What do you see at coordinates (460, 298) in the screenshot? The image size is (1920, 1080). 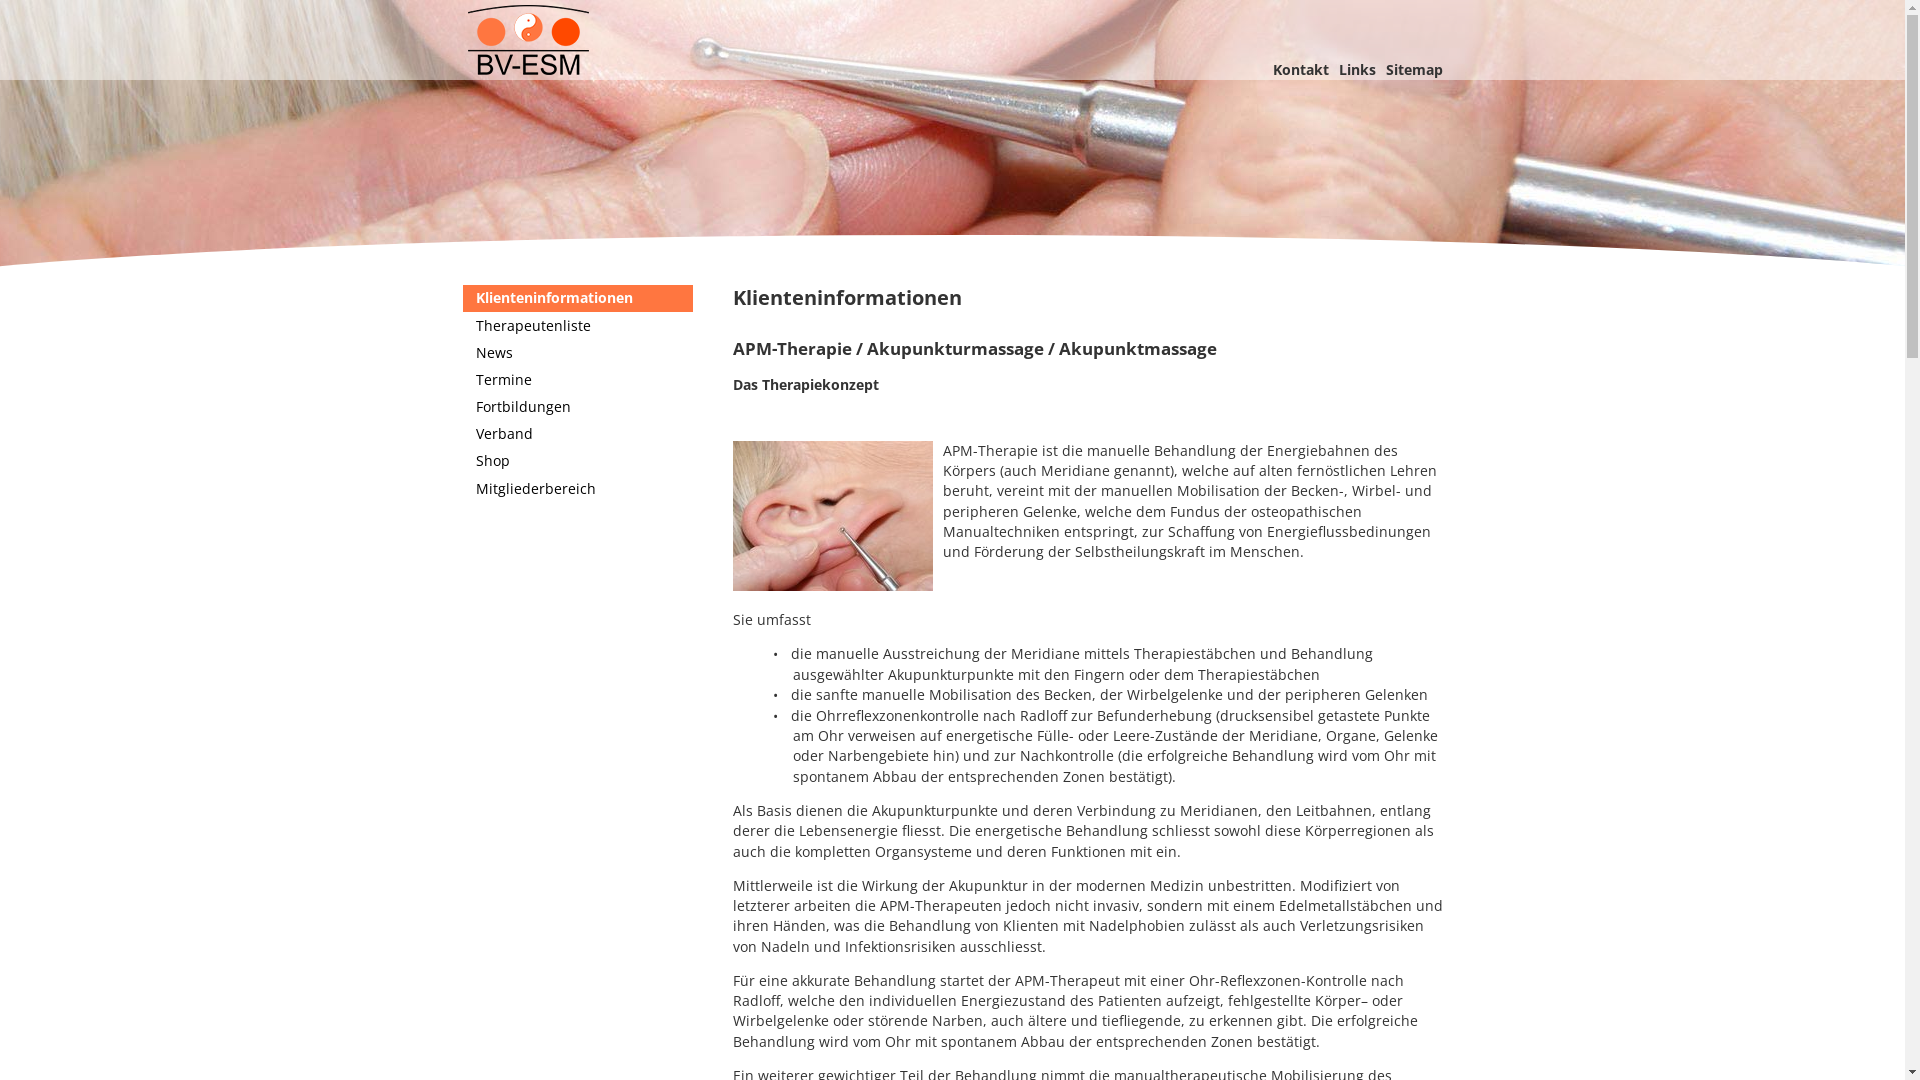 I see `'Klienteninformationen'` at bounding box center [460, 298].